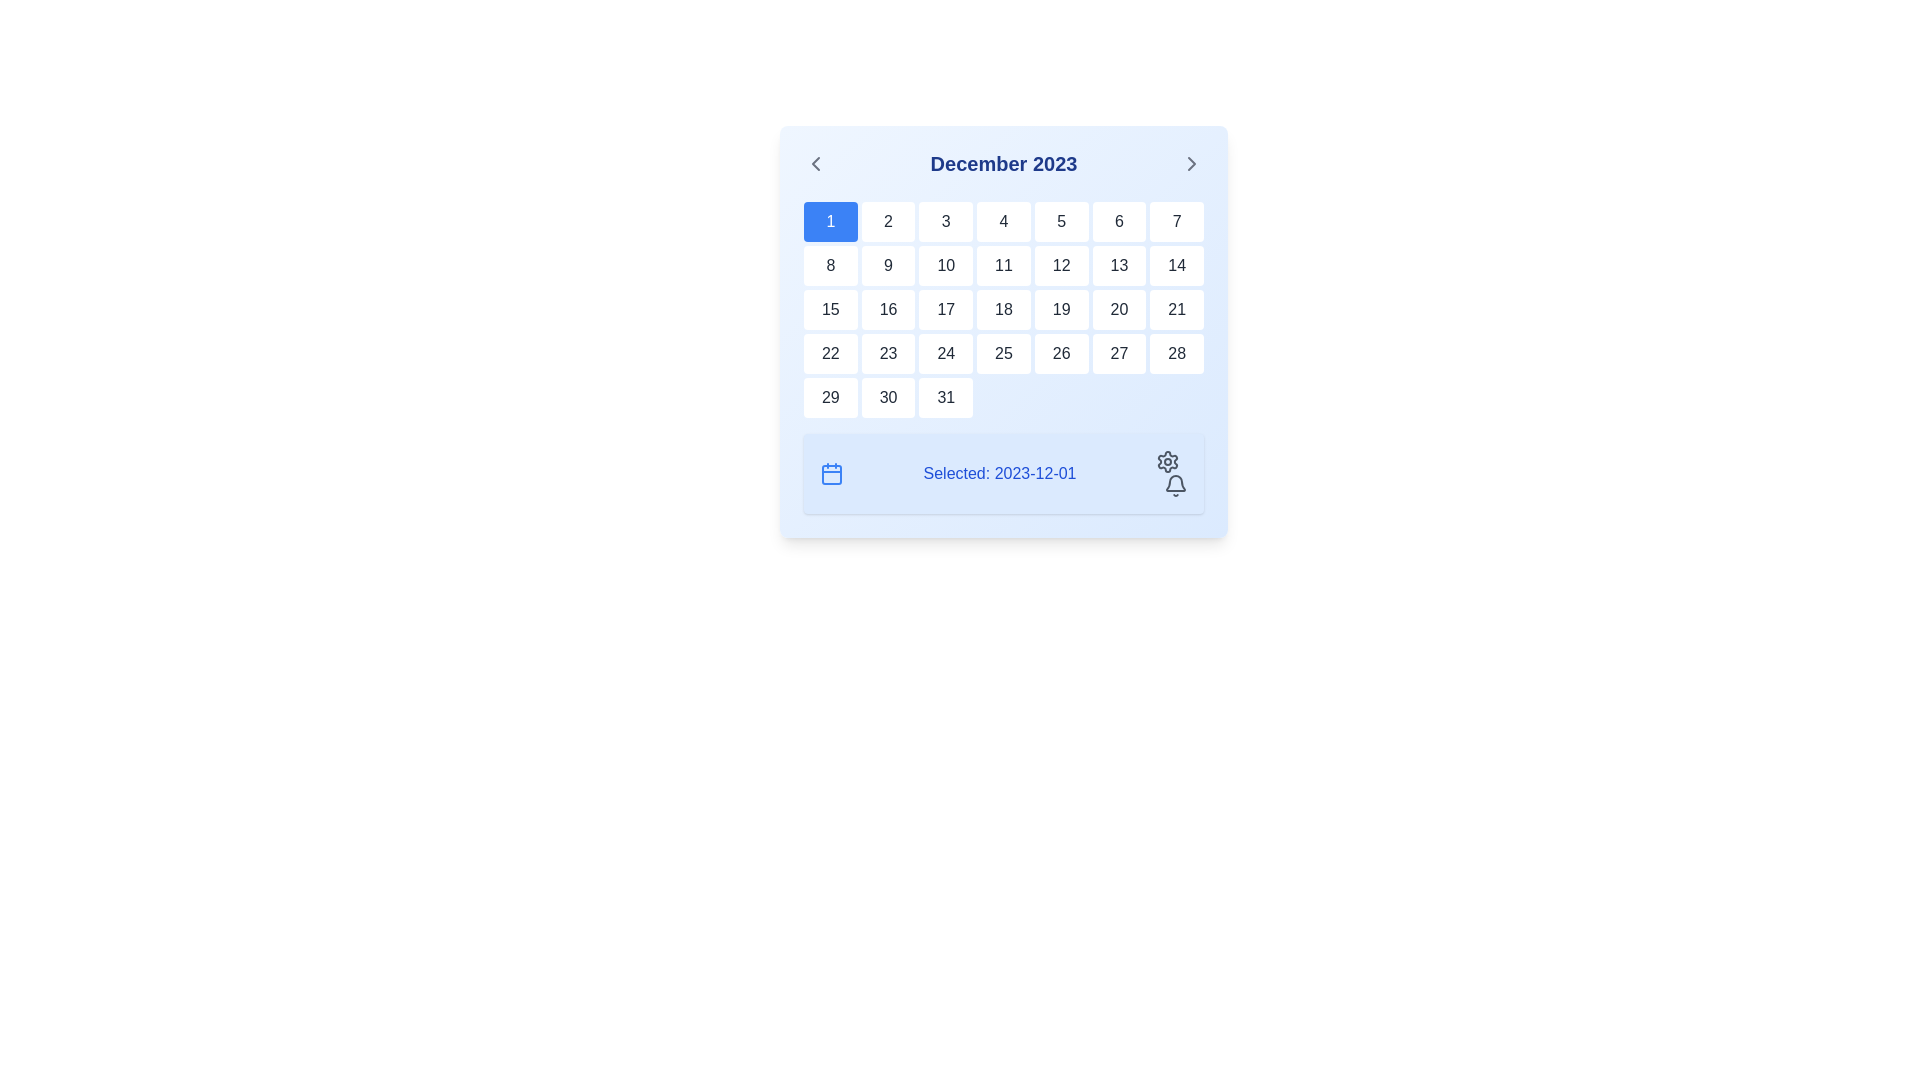 This screenshot has width=1920, height=1080. Describe the element at coordinates (830, 222) in the screenshot. I see `the Date Cell button displaying the number '1' in a blue background, located in the 'December 2023' calendar interface` at that location.